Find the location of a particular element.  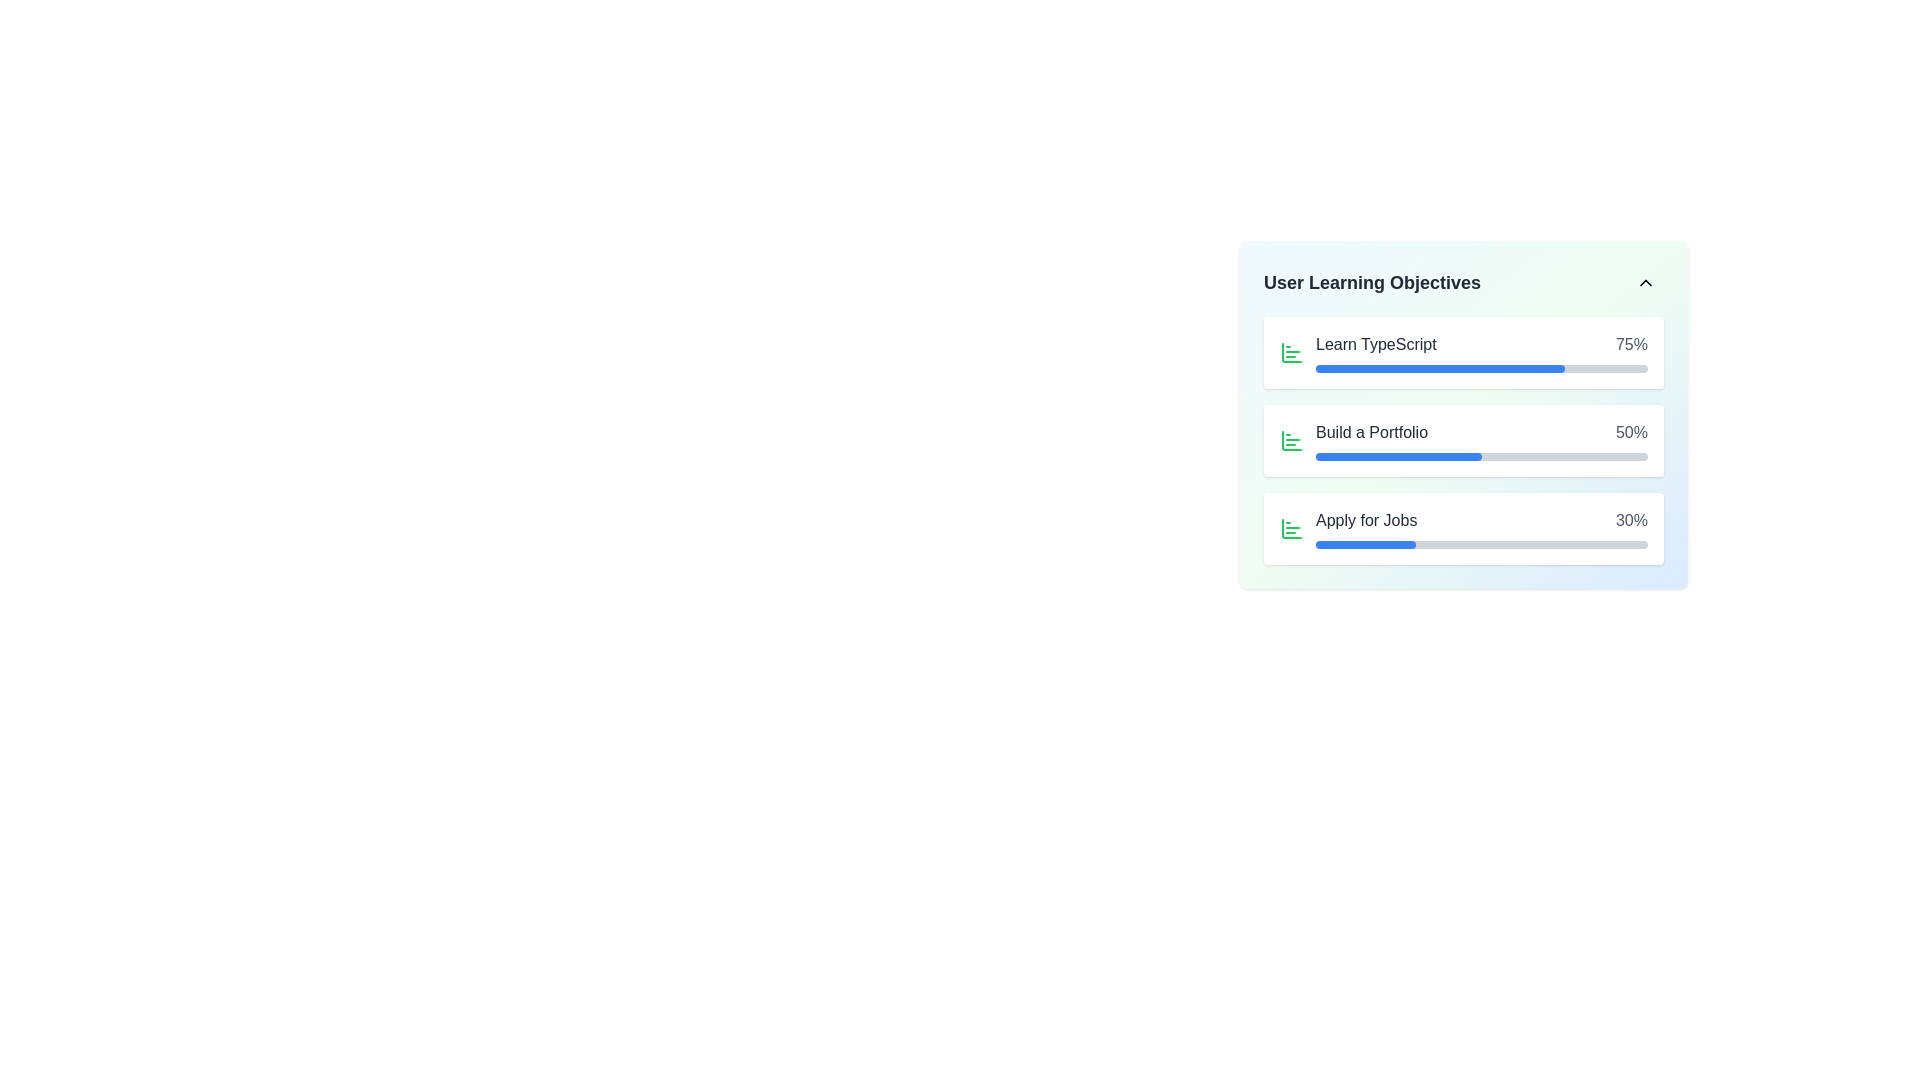

progress percentage displayed in the text label located on the right side of the 'Build a Portfolio' progress indicator, which is the second entry in the list of learning objectives is located at coordinates (1632, 431).